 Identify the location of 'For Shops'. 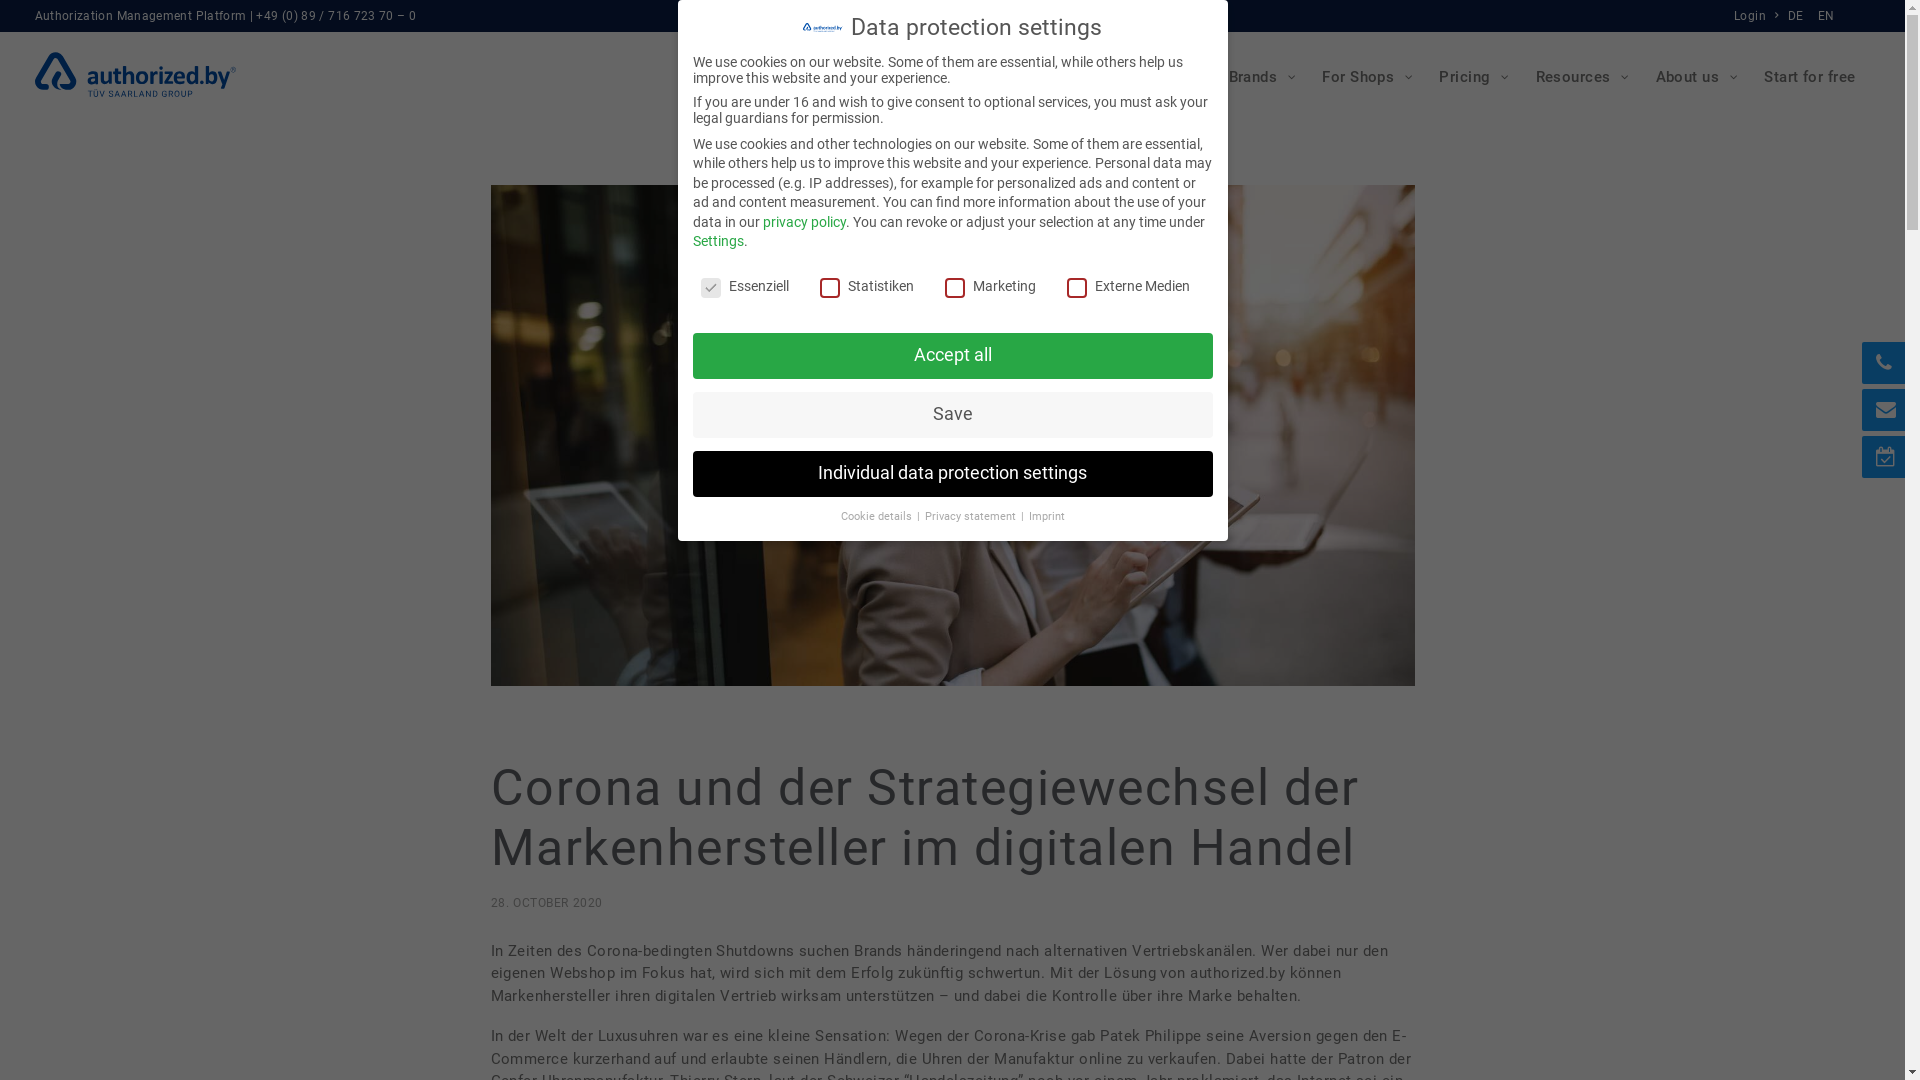
(1364, 76).